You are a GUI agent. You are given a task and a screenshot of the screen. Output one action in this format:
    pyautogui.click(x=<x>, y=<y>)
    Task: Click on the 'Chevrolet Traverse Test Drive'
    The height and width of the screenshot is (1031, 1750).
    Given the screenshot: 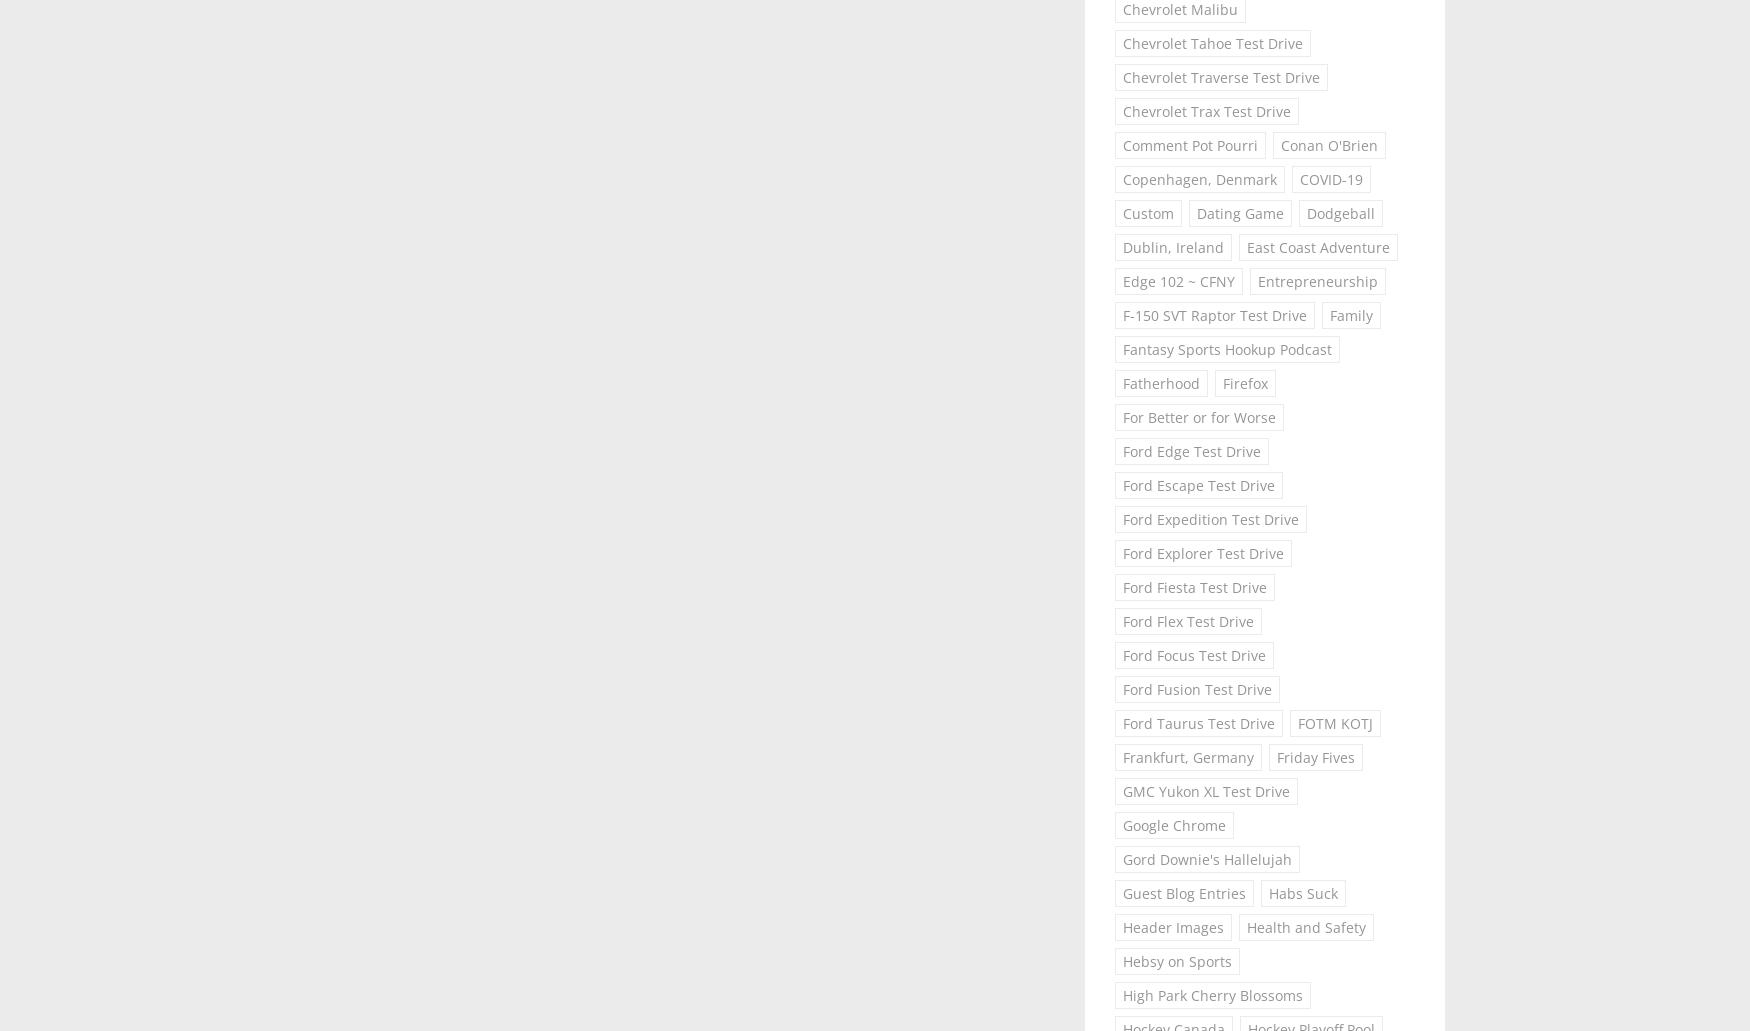 What is the action you would take?
    pyautogui.click(x=1122, y=76)
    